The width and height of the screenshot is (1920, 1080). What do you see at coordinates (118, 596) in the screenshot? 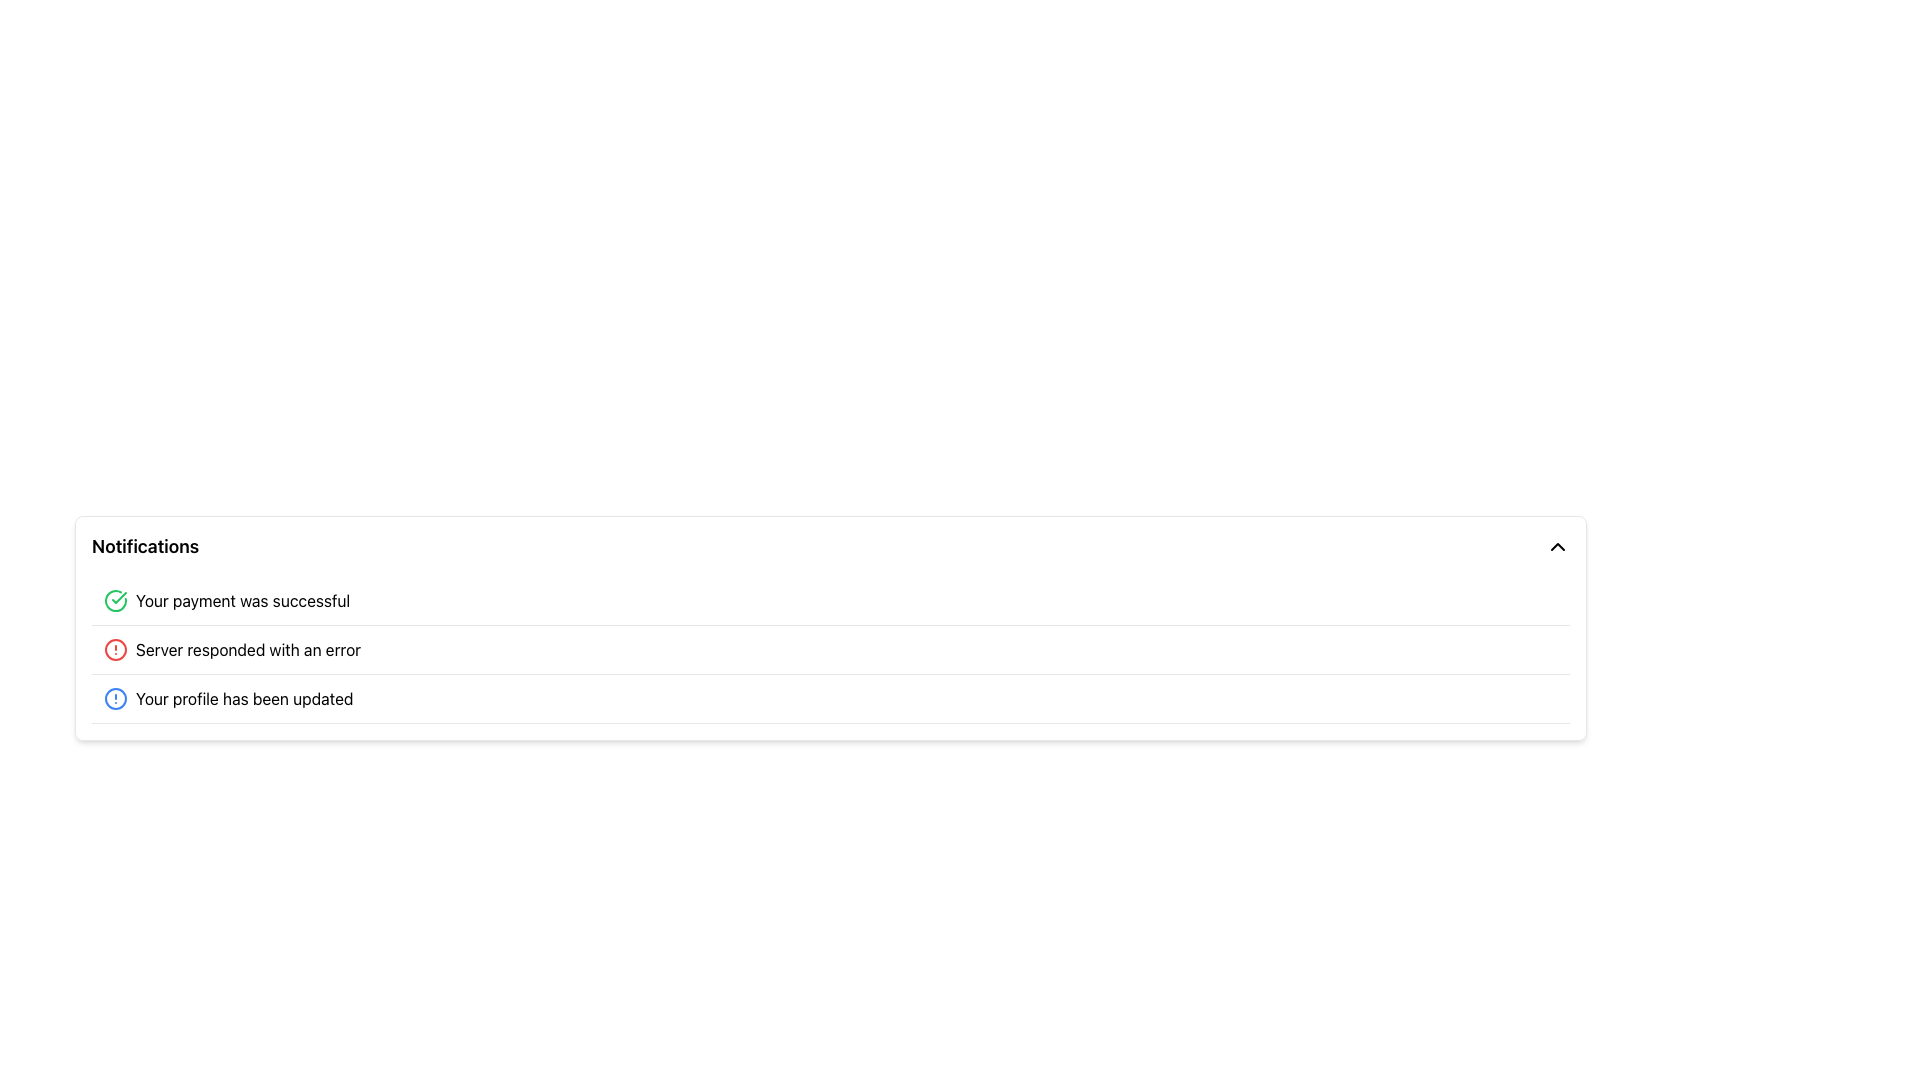
I see `the success icon in the notification list that indicates successful payment processing, which is visually represented by a circular SVG graphic aligned to the left of the text 'Your payment was successful'` at bounding box center [118, 596].